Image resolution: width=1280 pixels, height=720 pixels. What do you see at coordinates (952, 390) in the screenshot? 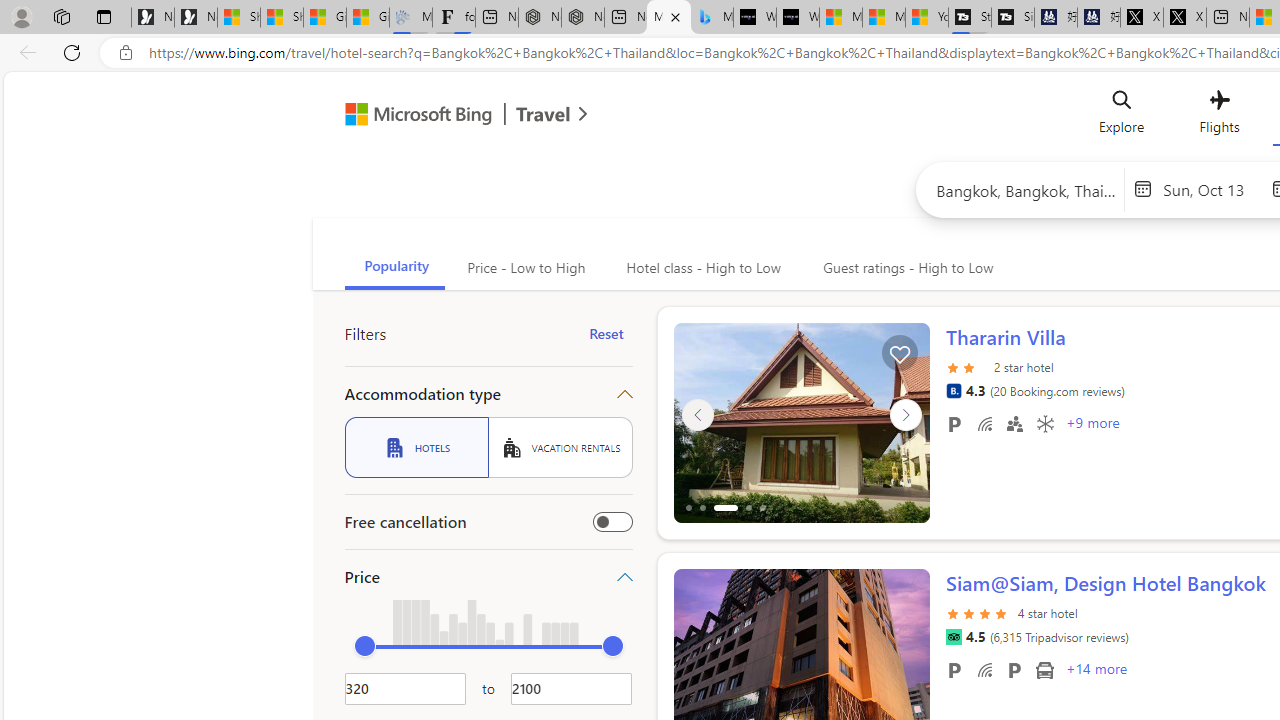
I see `'Booking.com'` at bounding box center [952, 390].